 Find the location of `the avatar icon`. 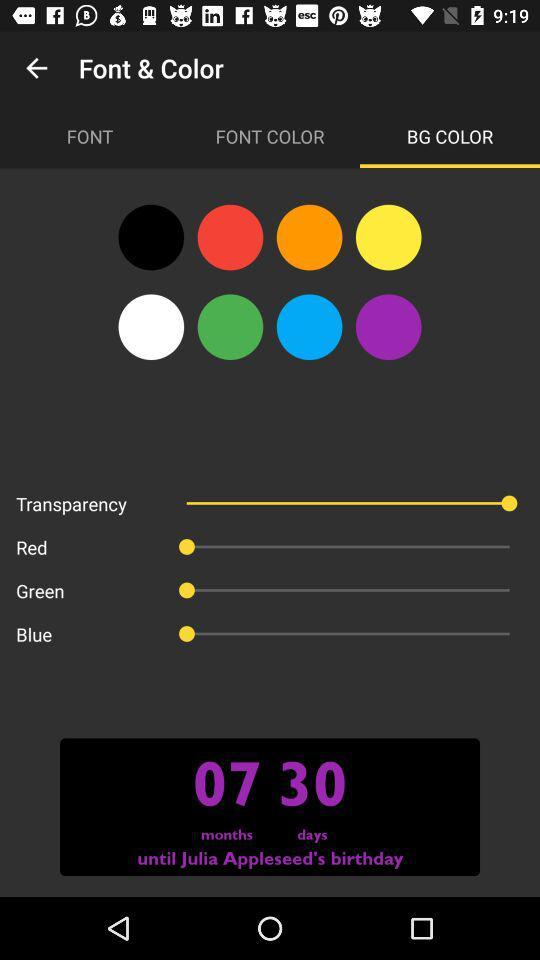

the avatar icon is located at coordinates (388, 237).